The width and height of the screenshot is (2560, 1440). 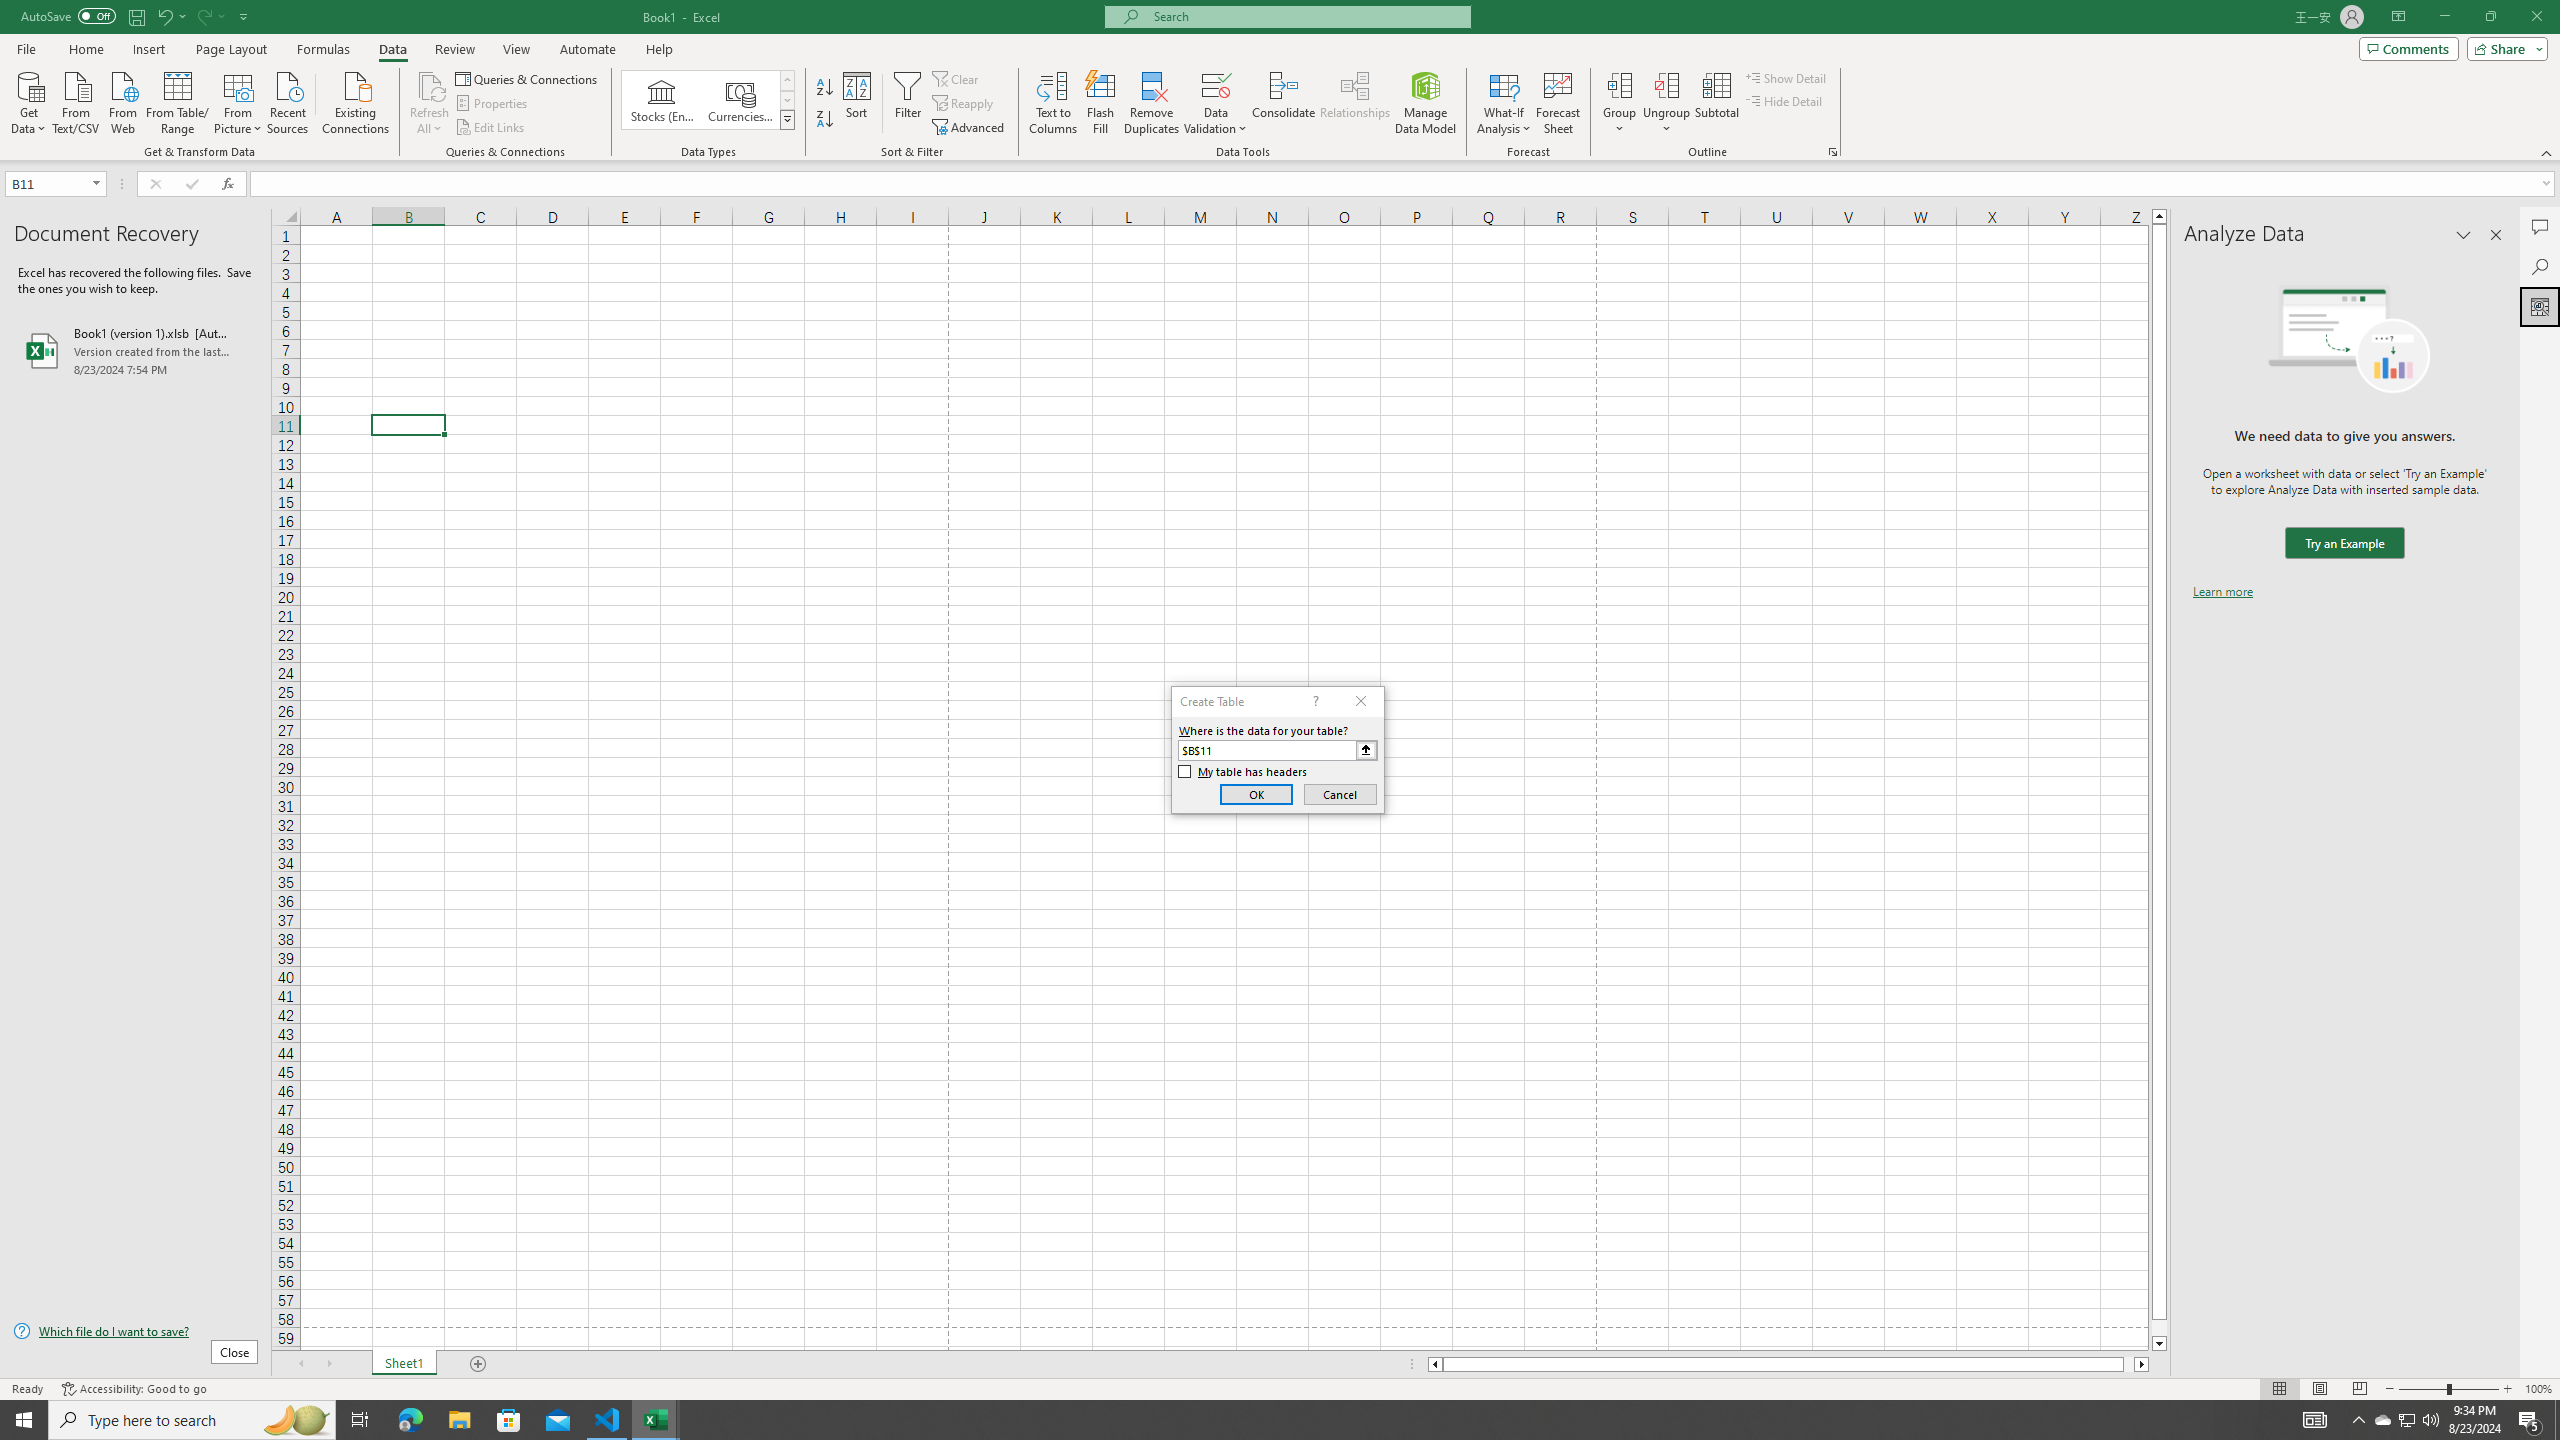 I want to click on 'Sort A to Z', so click(x=824, y=87).